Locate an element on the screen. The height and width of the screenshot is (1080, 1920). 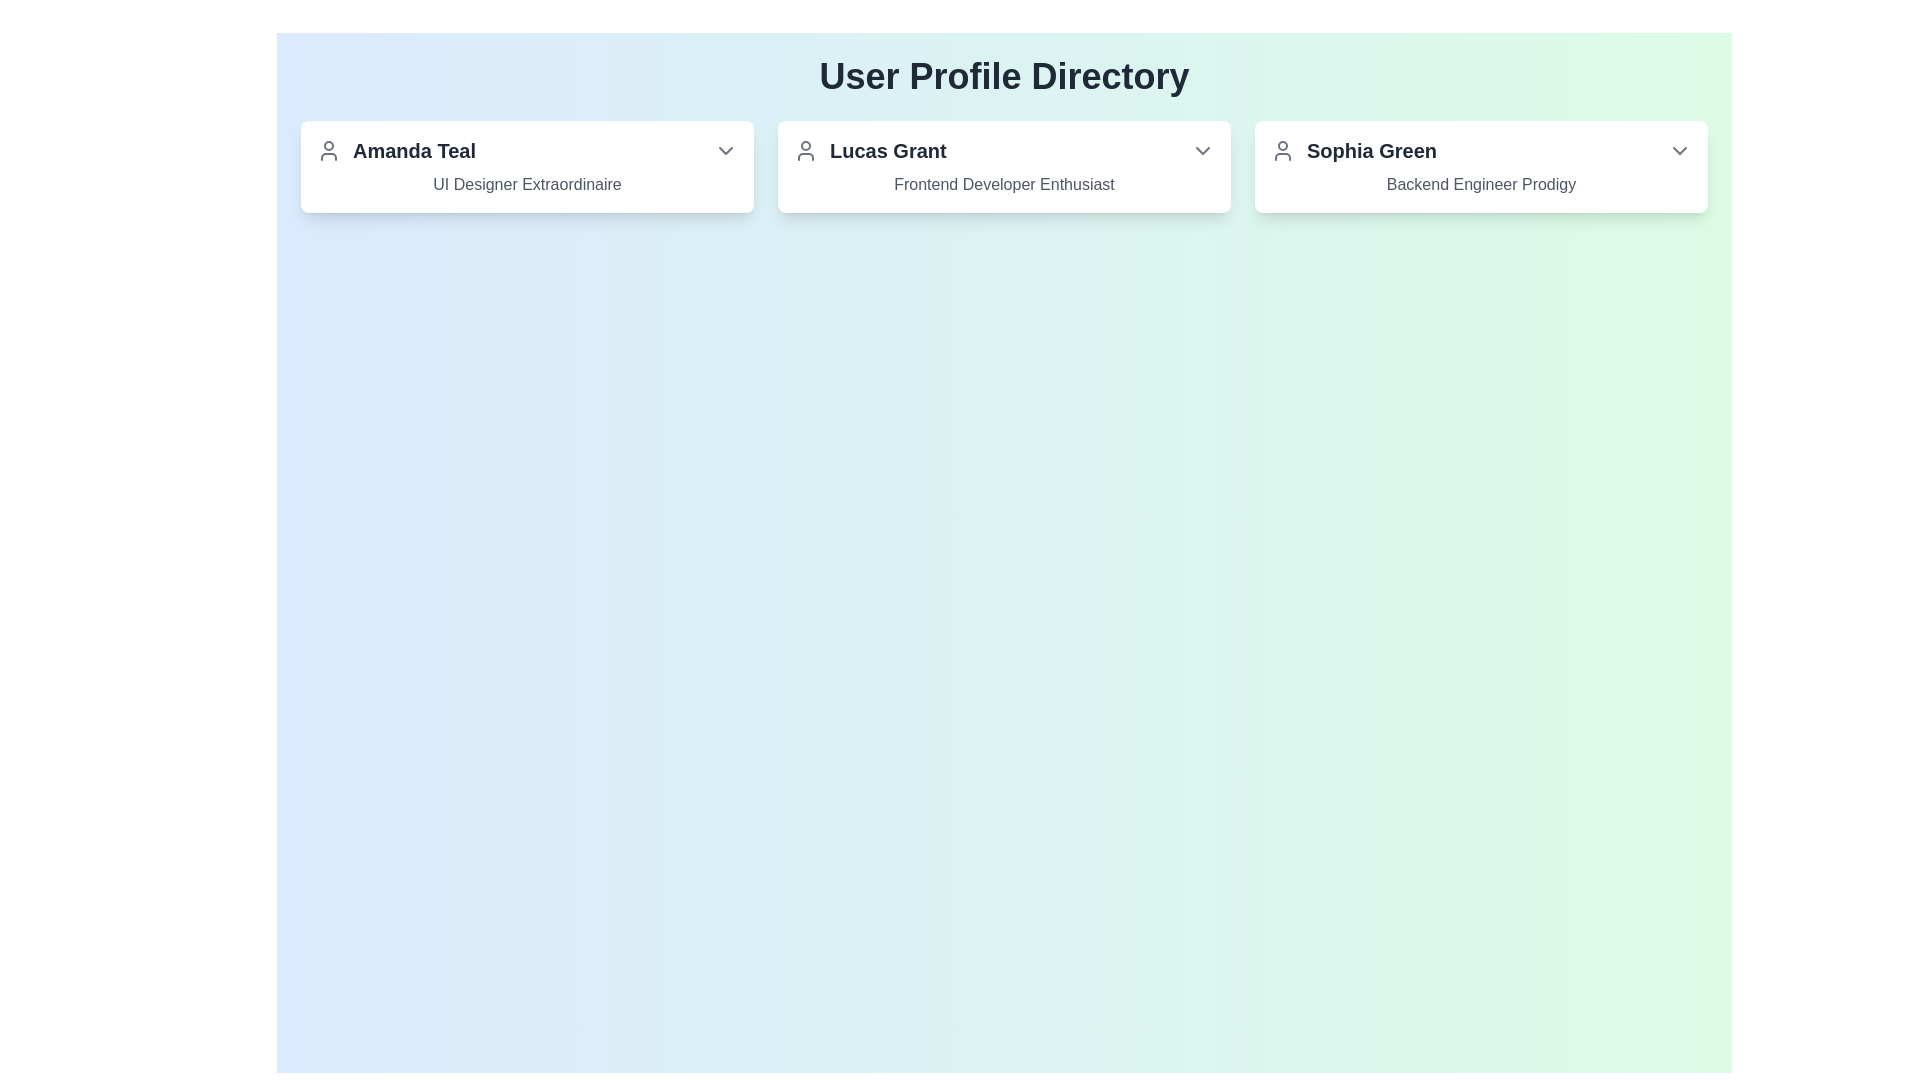
the user icon for Amanda Teal is located at coordinates (329, 149).